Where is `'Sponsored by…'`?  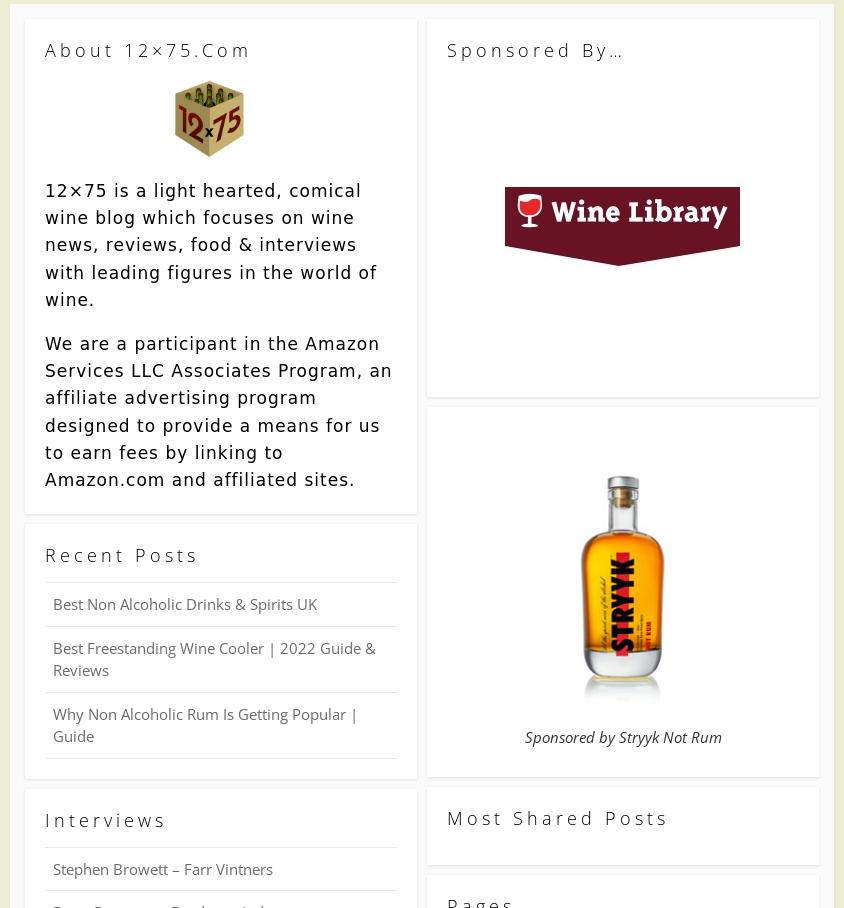 'Sponsored by…' is located at coordinates (445, 49).